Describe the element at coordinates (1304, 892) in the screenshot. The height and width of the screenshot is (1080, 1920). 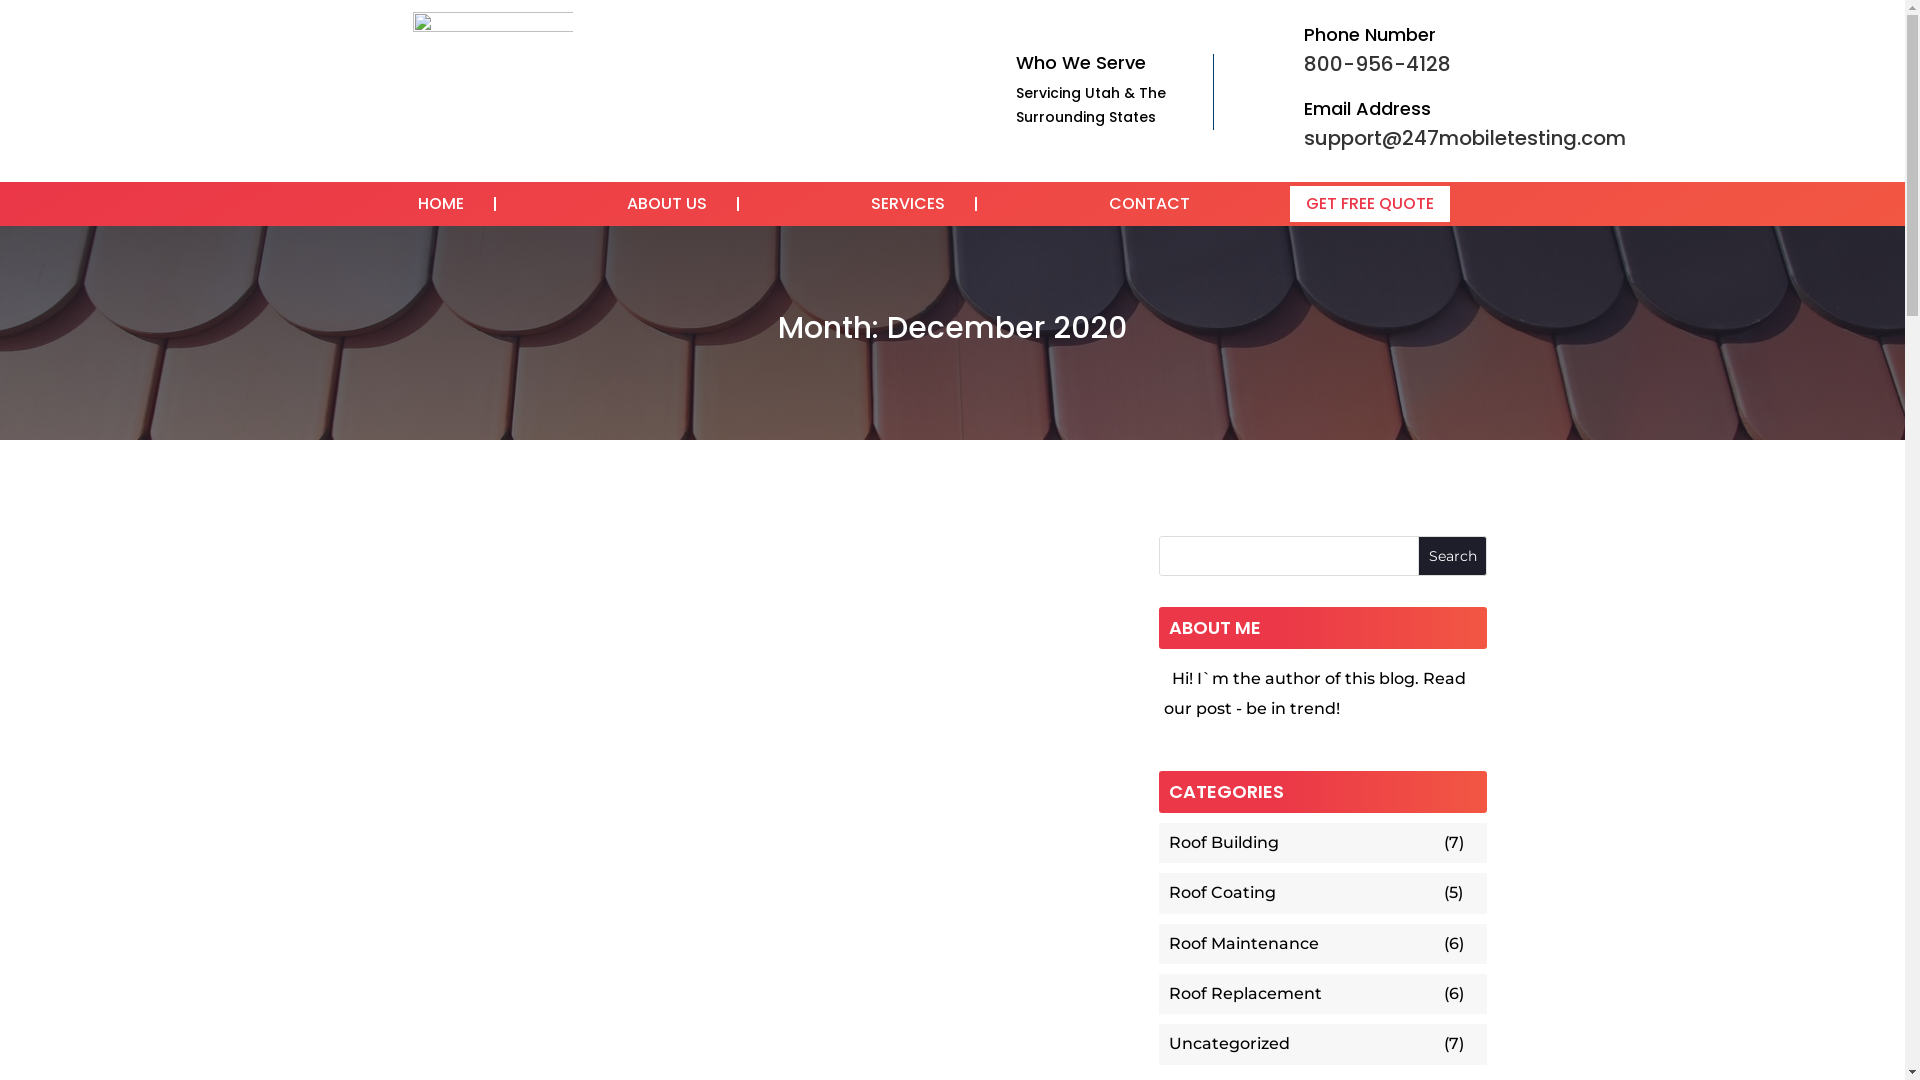
I see `'Roof Coating'` at that location.